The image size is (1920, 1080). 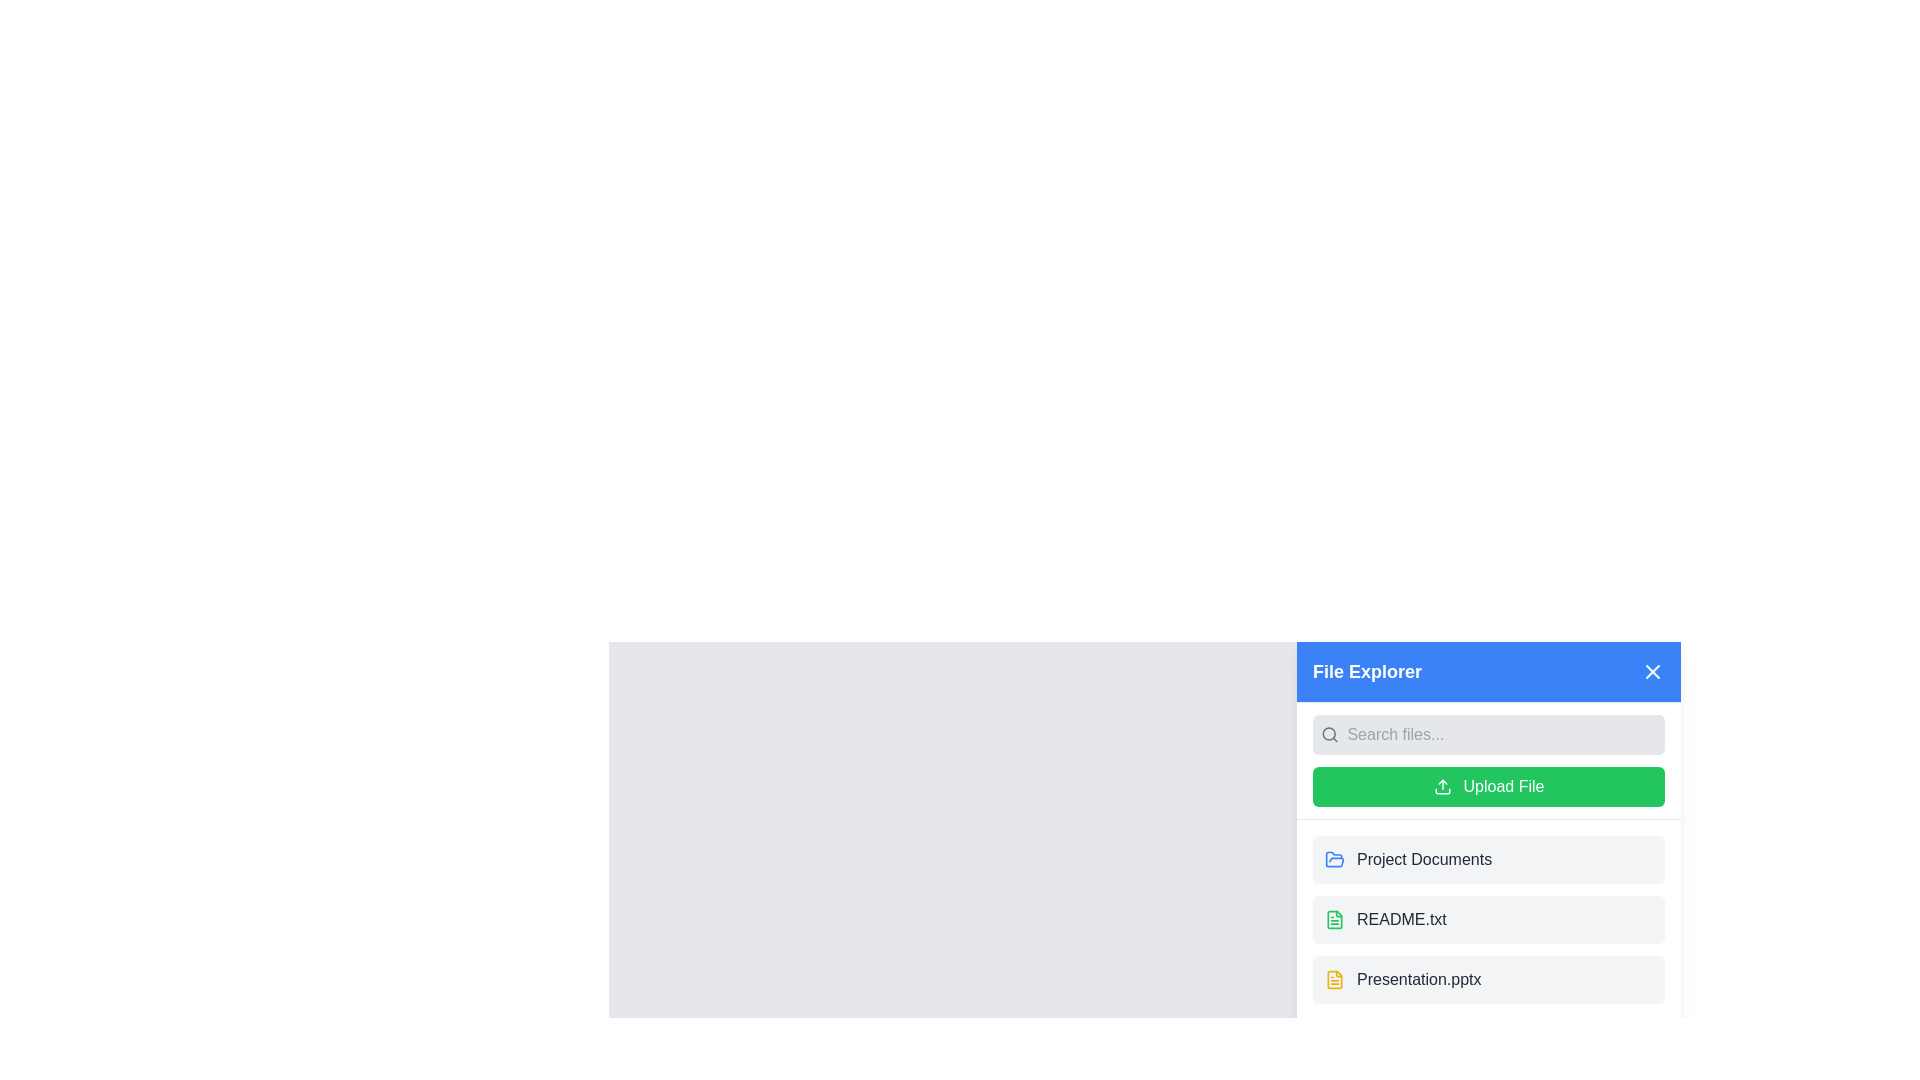 What do you see at coordinates (1503, 785) in the screenshot?
I see `the 'Upload File' text label which is displayed in white bold font on a green button background, located towards the center-right of the button in the File Explorer panel` at bounding box center [1503, 785].